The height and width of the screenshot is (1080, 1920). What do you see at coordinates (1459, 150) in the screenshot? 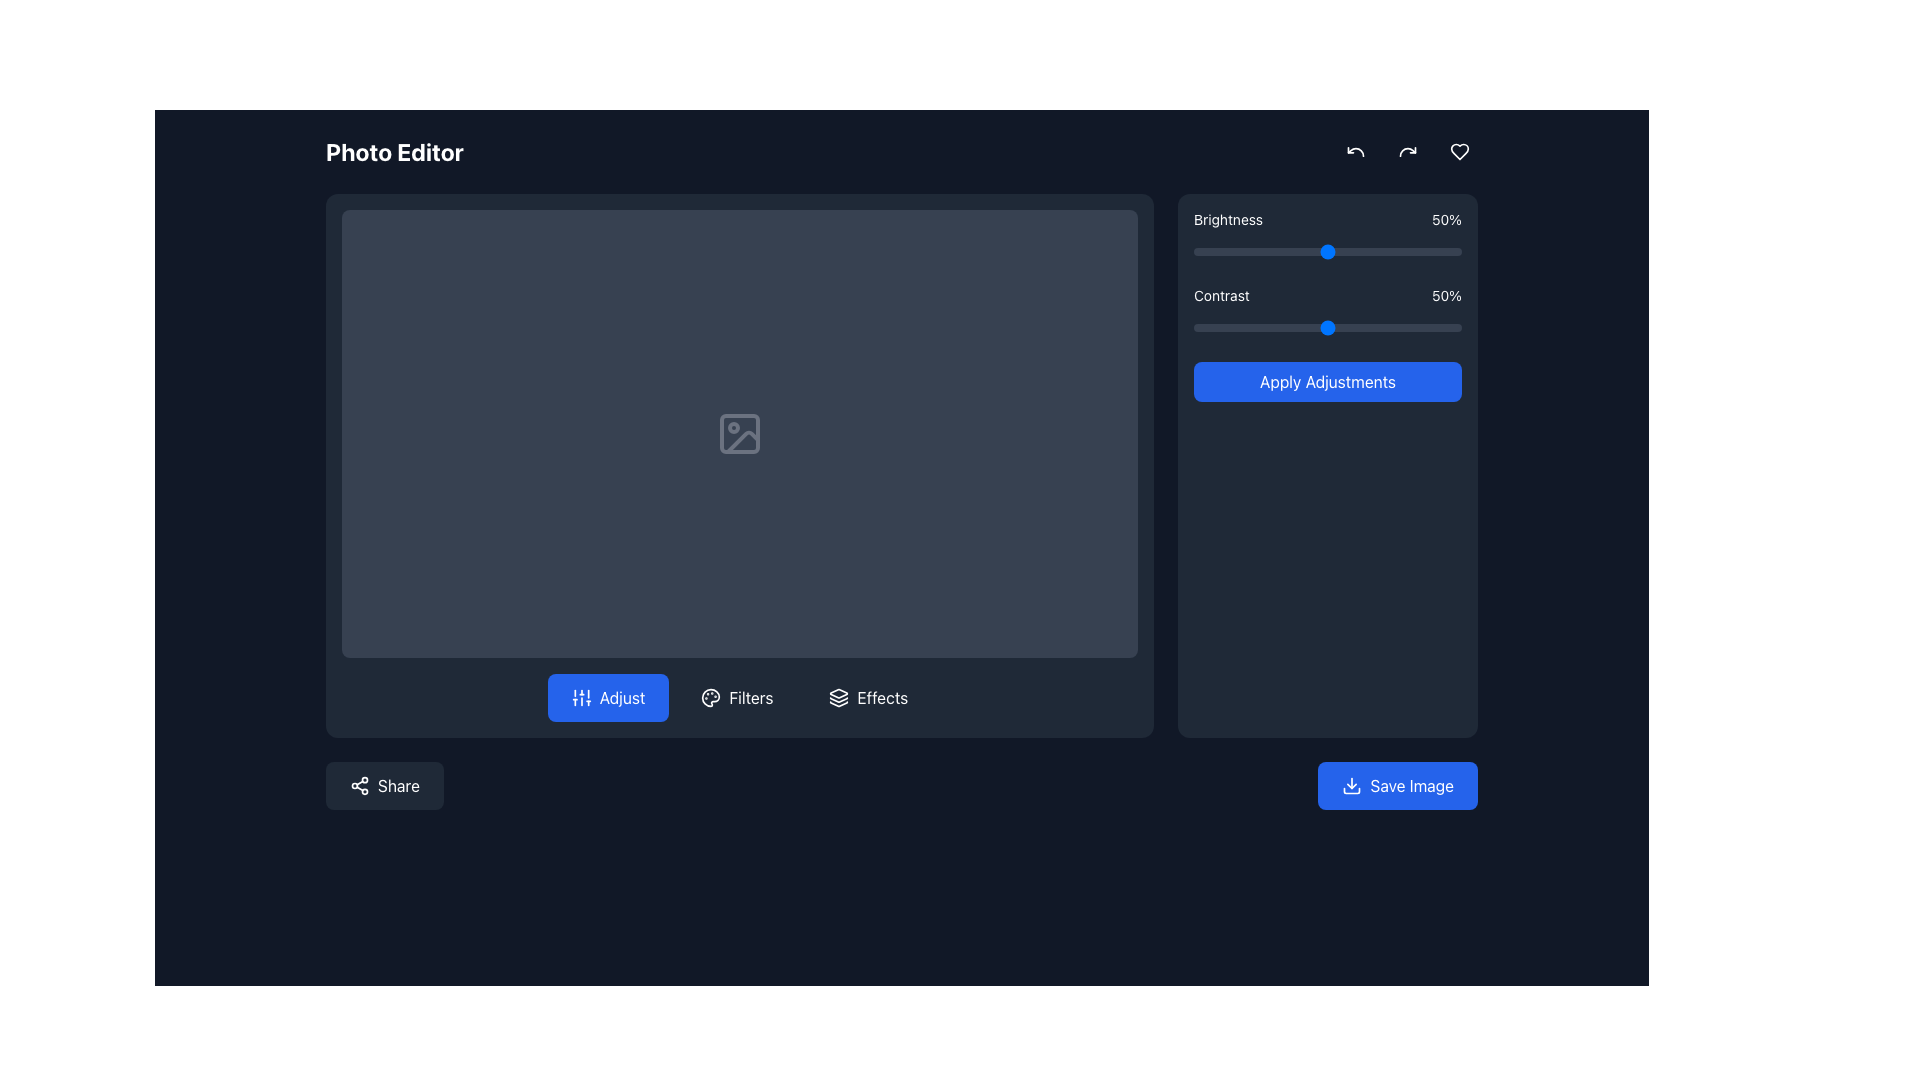
I see `the favorite button located in the top-right corner of the toolbar` at bounding box center [1459, 150].